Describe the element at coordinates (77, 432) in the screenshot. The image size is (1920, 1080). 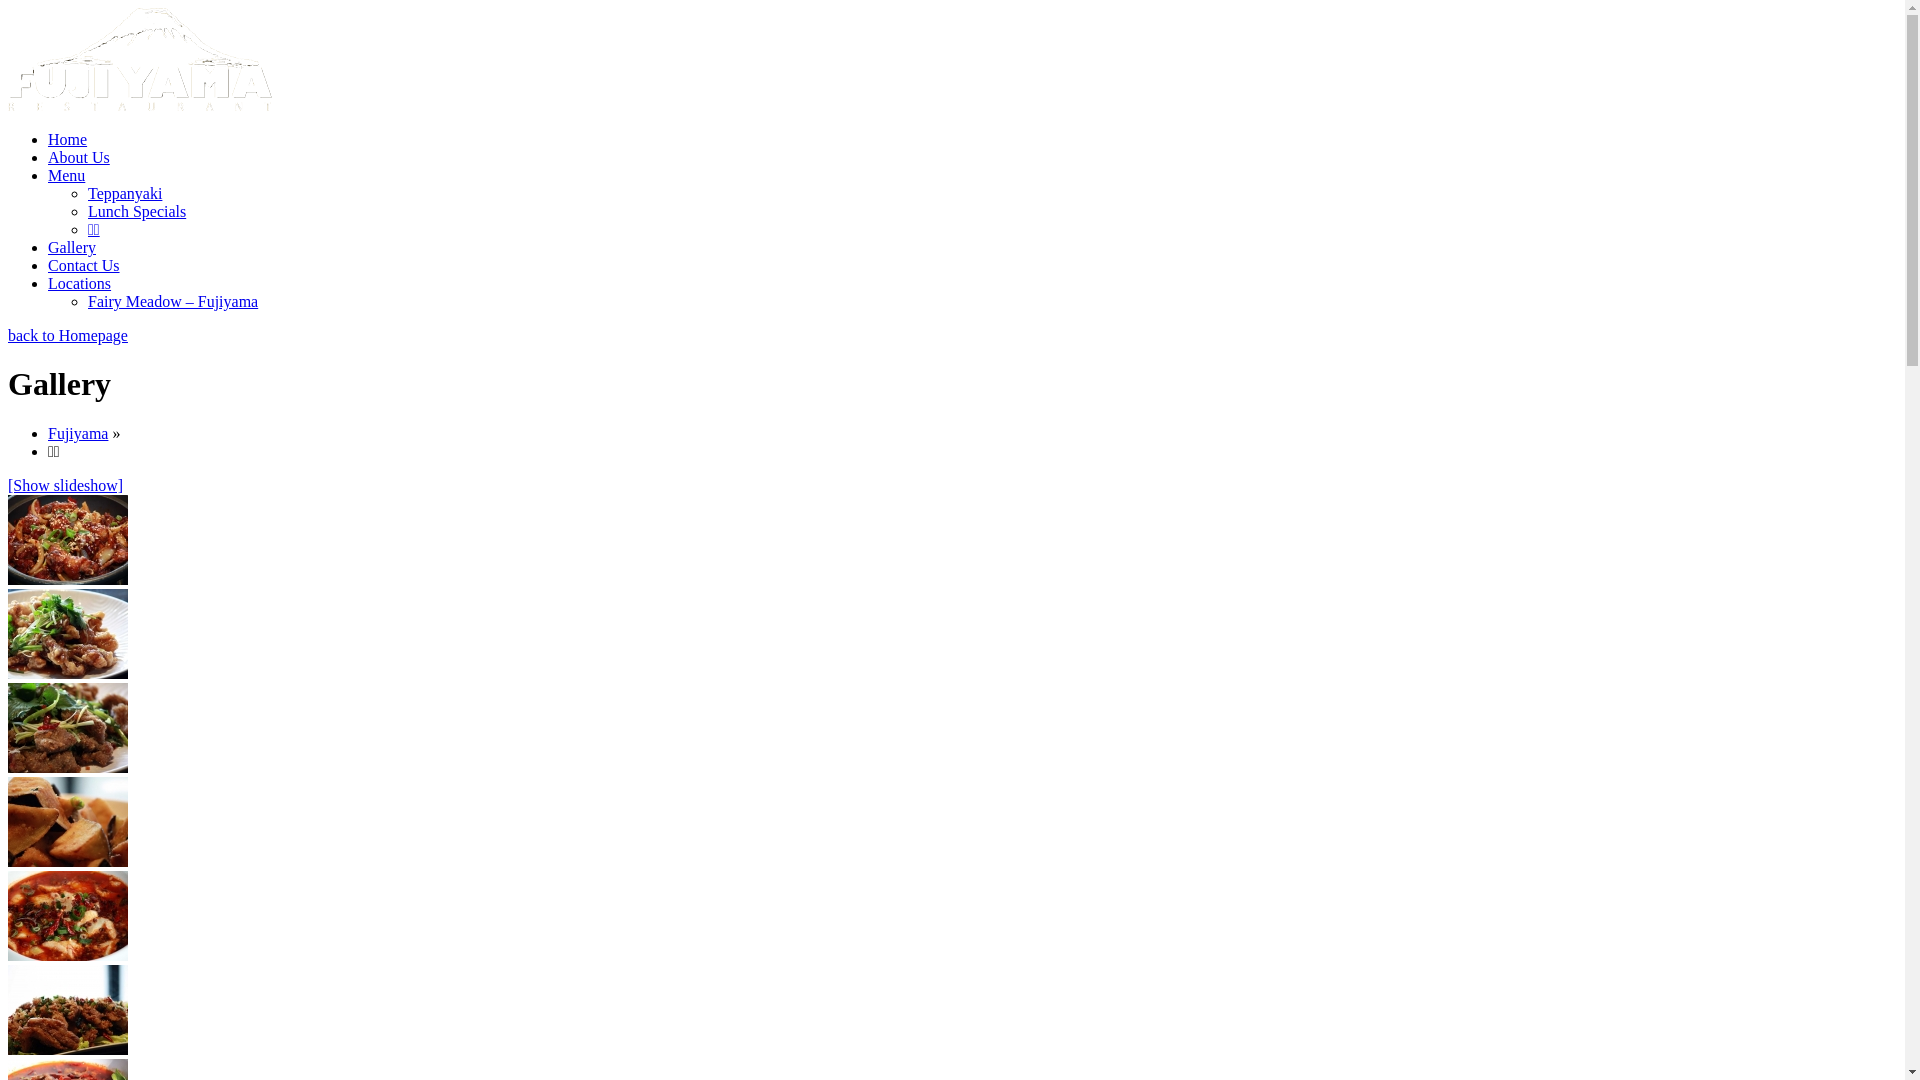
I see `'Fujiyama'` at that location.